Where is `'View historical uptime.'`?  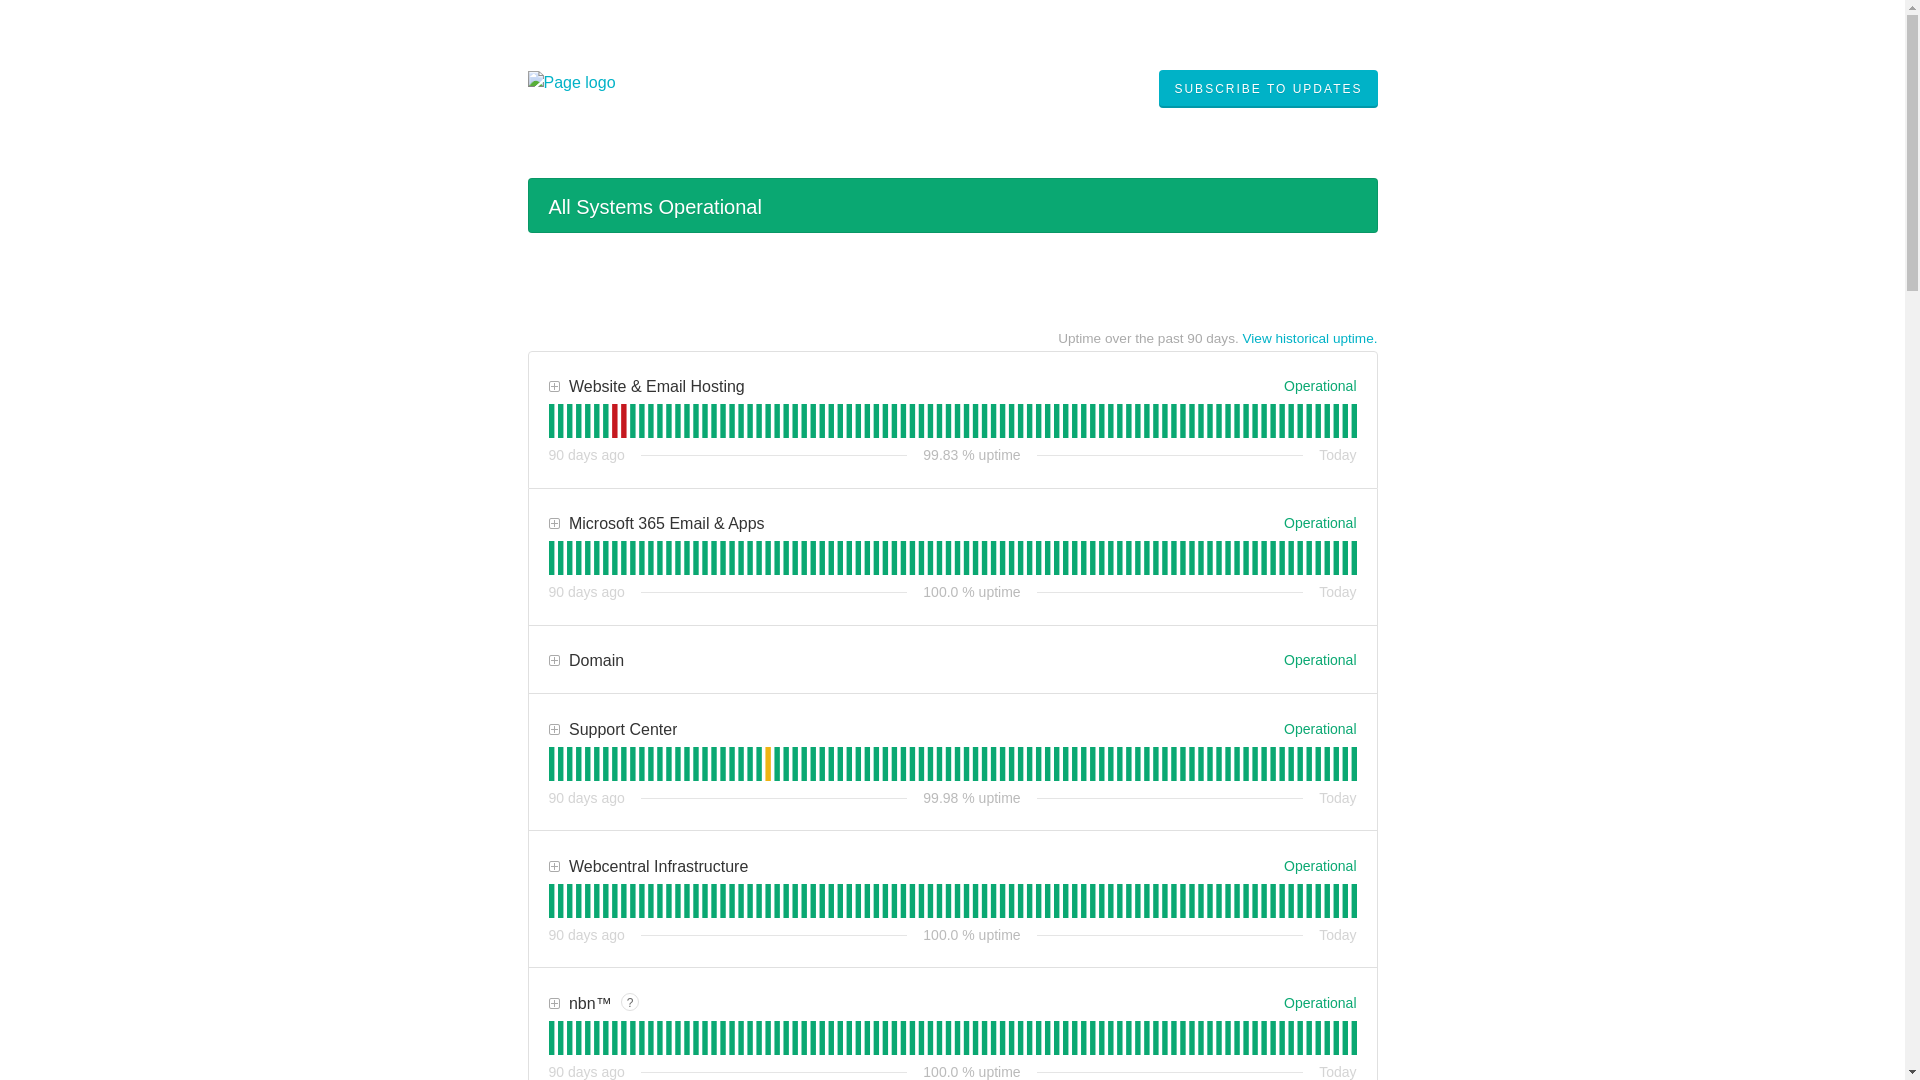 'View historical uptime.' is located at coordinates (1309, 337).